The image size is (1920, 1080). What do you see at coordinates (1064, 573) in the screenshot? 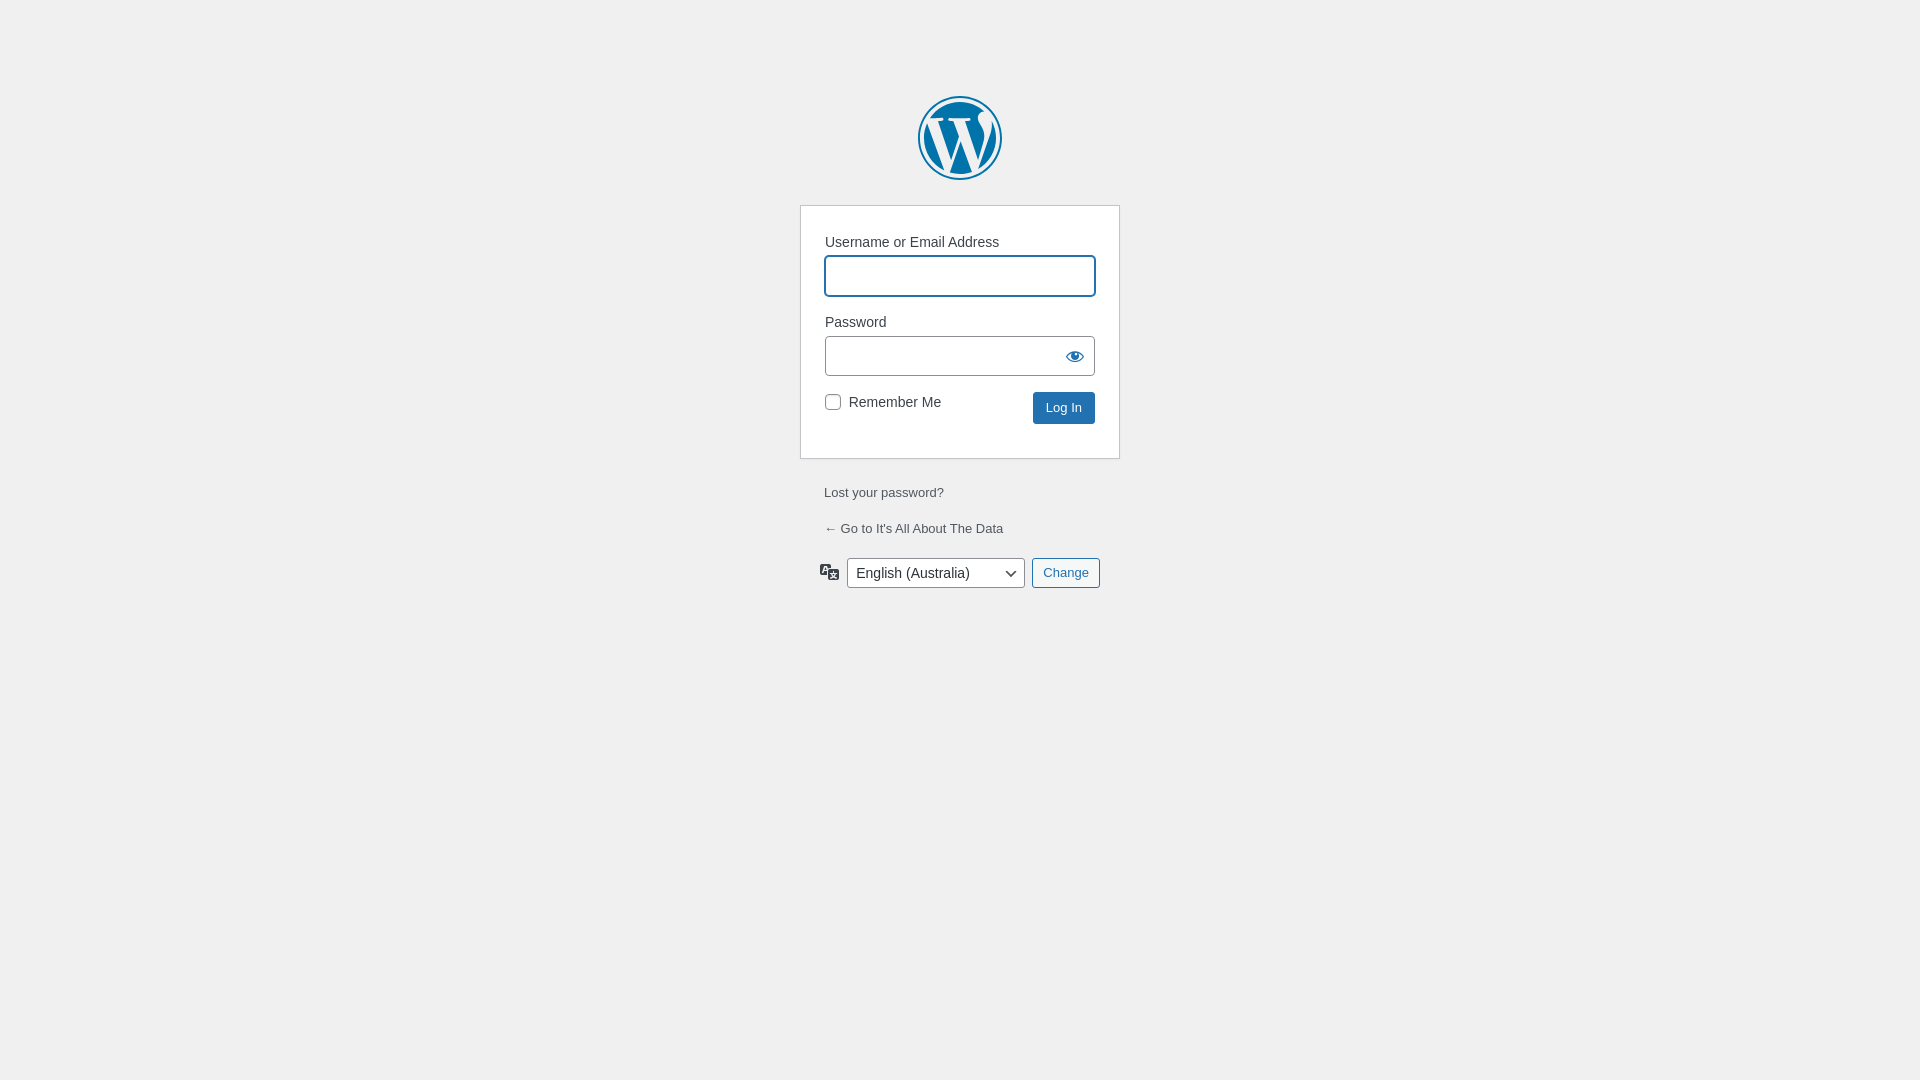
I see `'Change'` at bounding box center [1064, 573].